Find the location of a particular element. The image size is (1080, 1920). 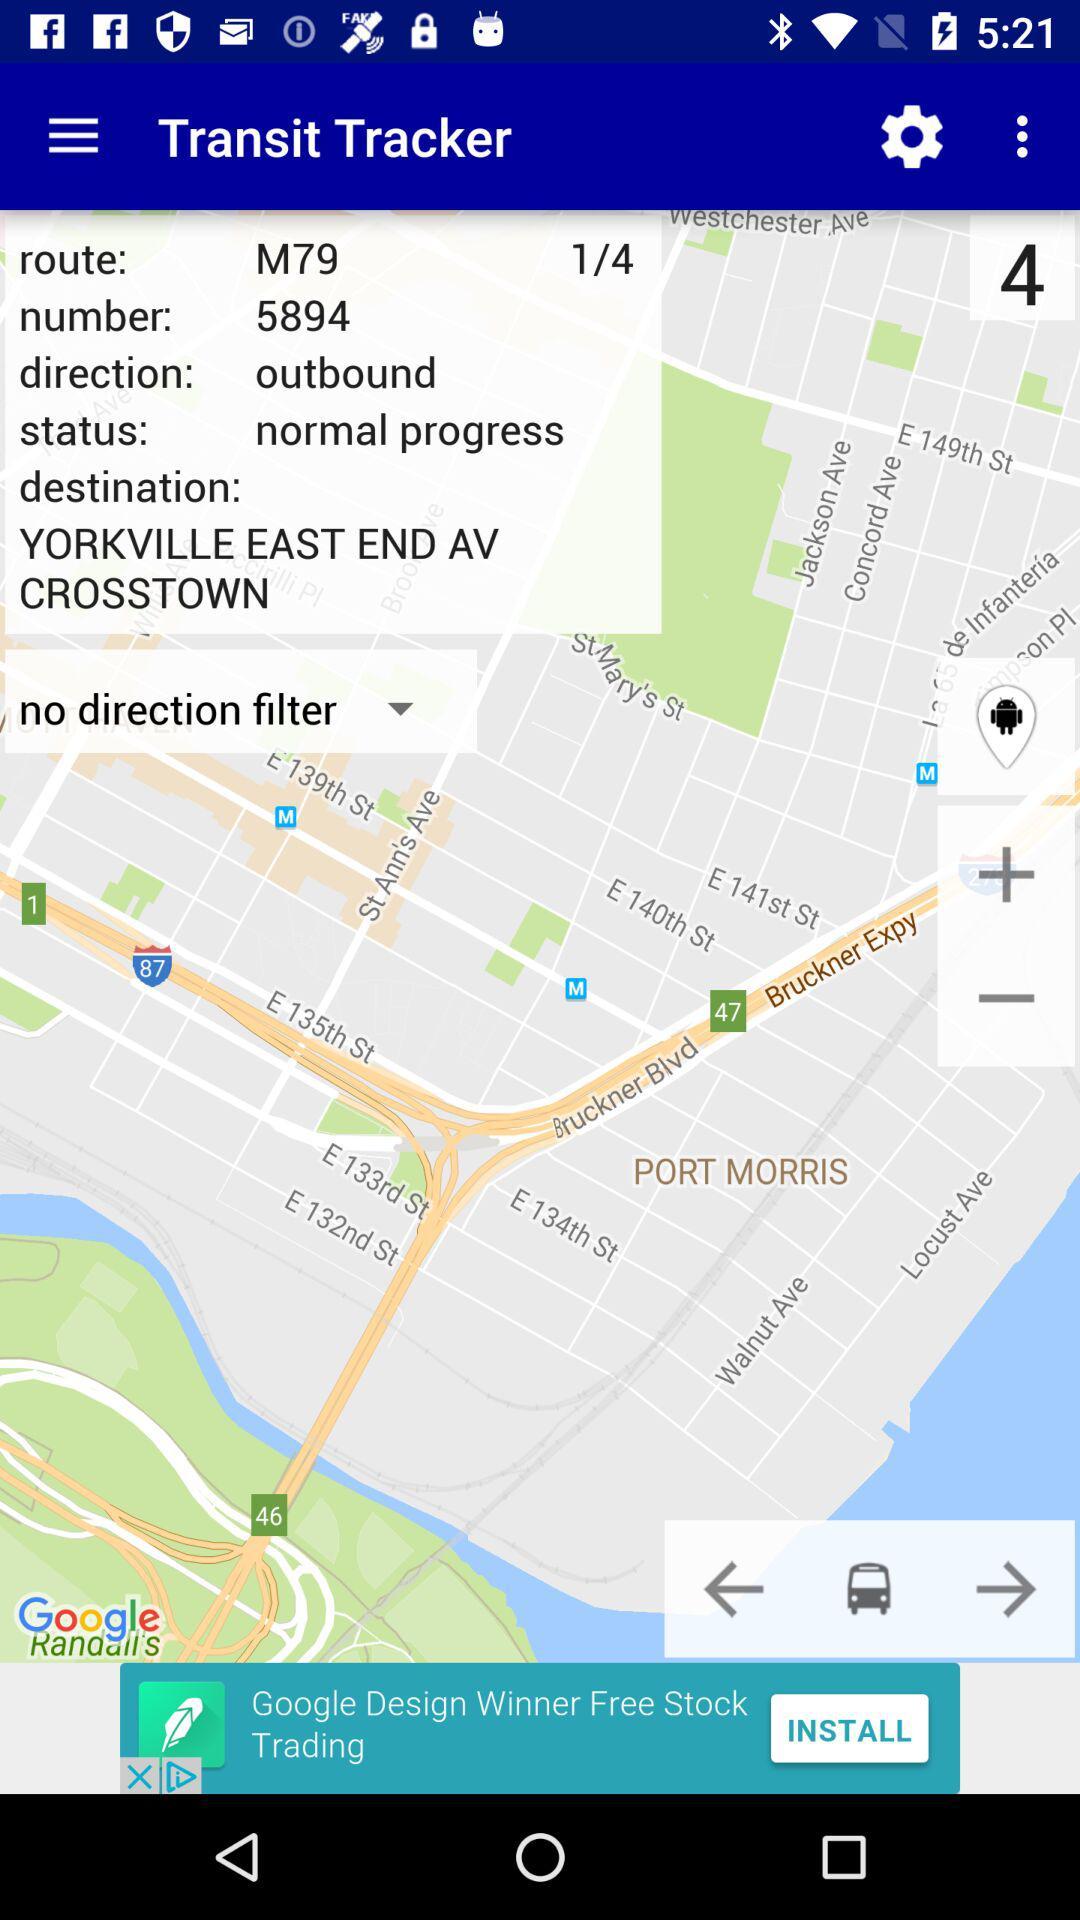

center on current location is located at coordinates (1006, 725).